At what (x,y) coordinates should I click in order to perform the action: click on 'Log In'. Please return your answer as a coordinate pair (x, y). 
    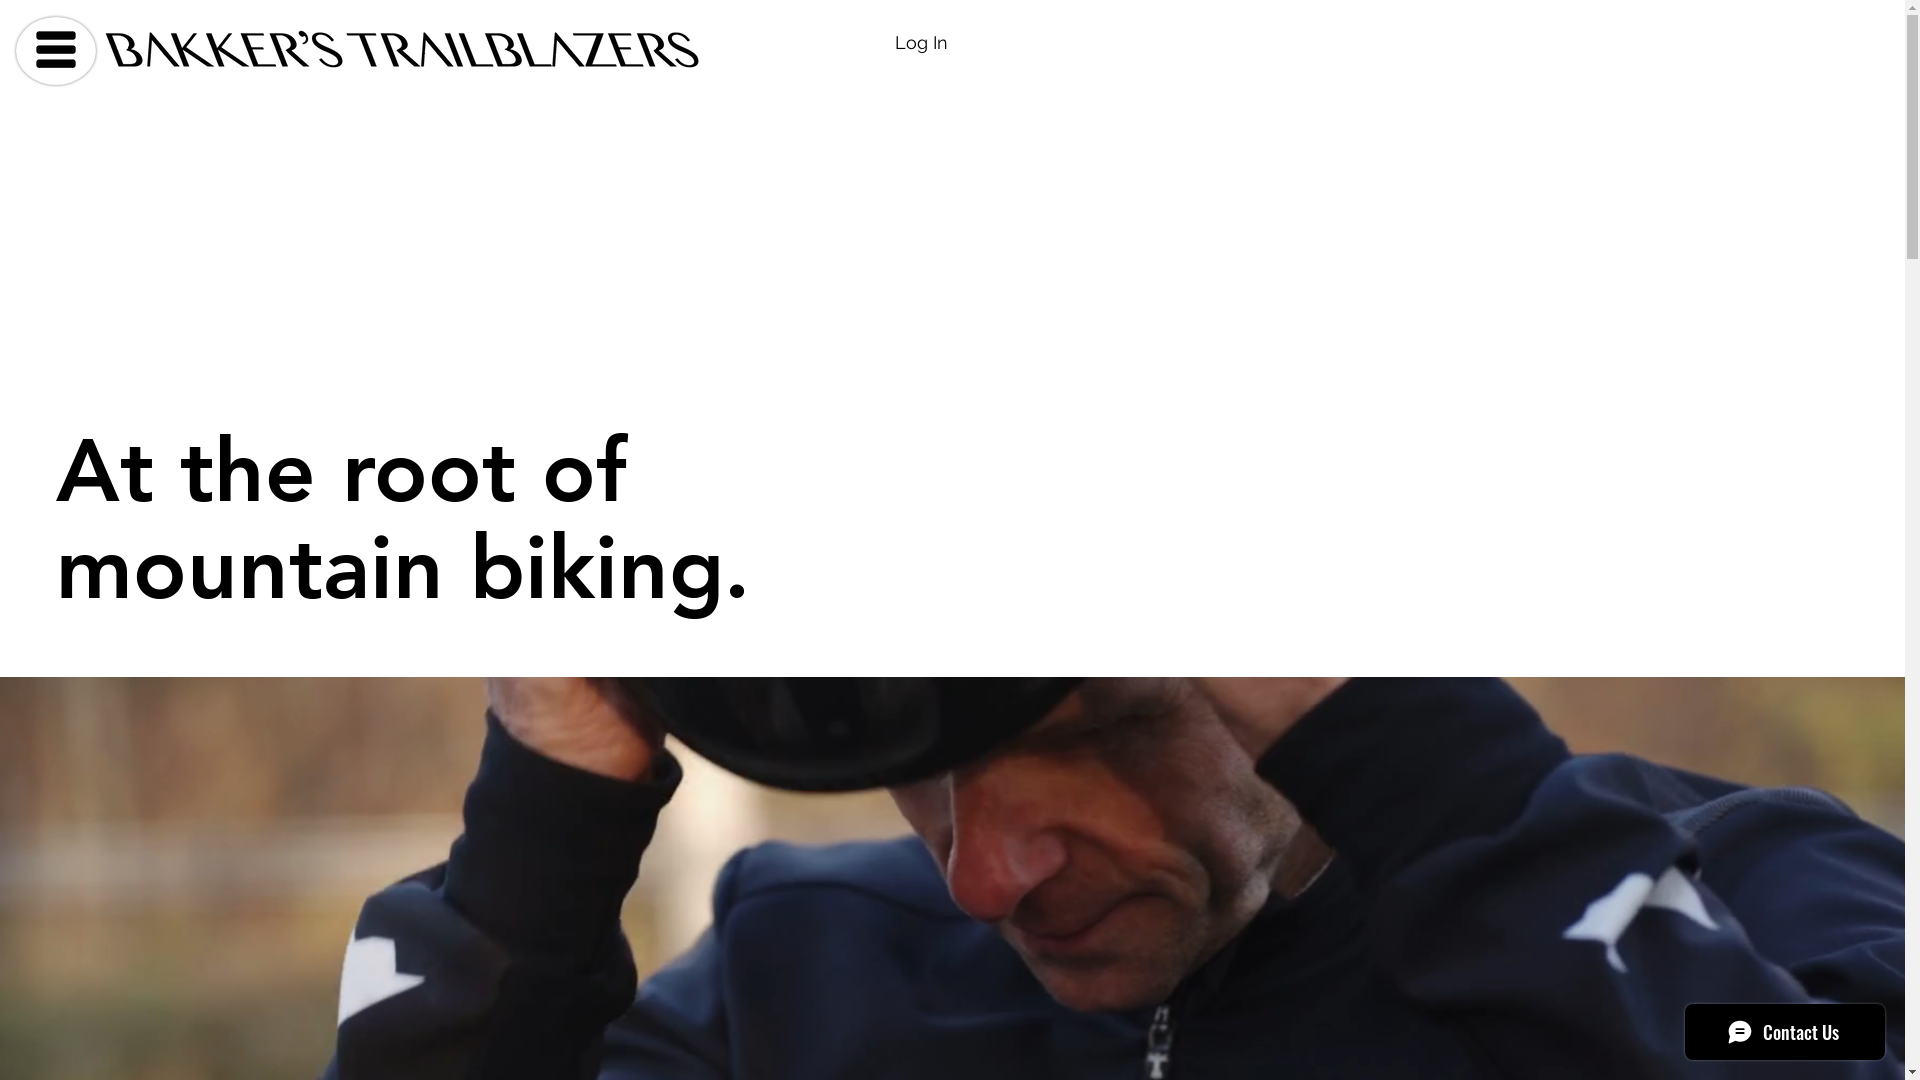
    Looking at the image, I should click on (920, 42).